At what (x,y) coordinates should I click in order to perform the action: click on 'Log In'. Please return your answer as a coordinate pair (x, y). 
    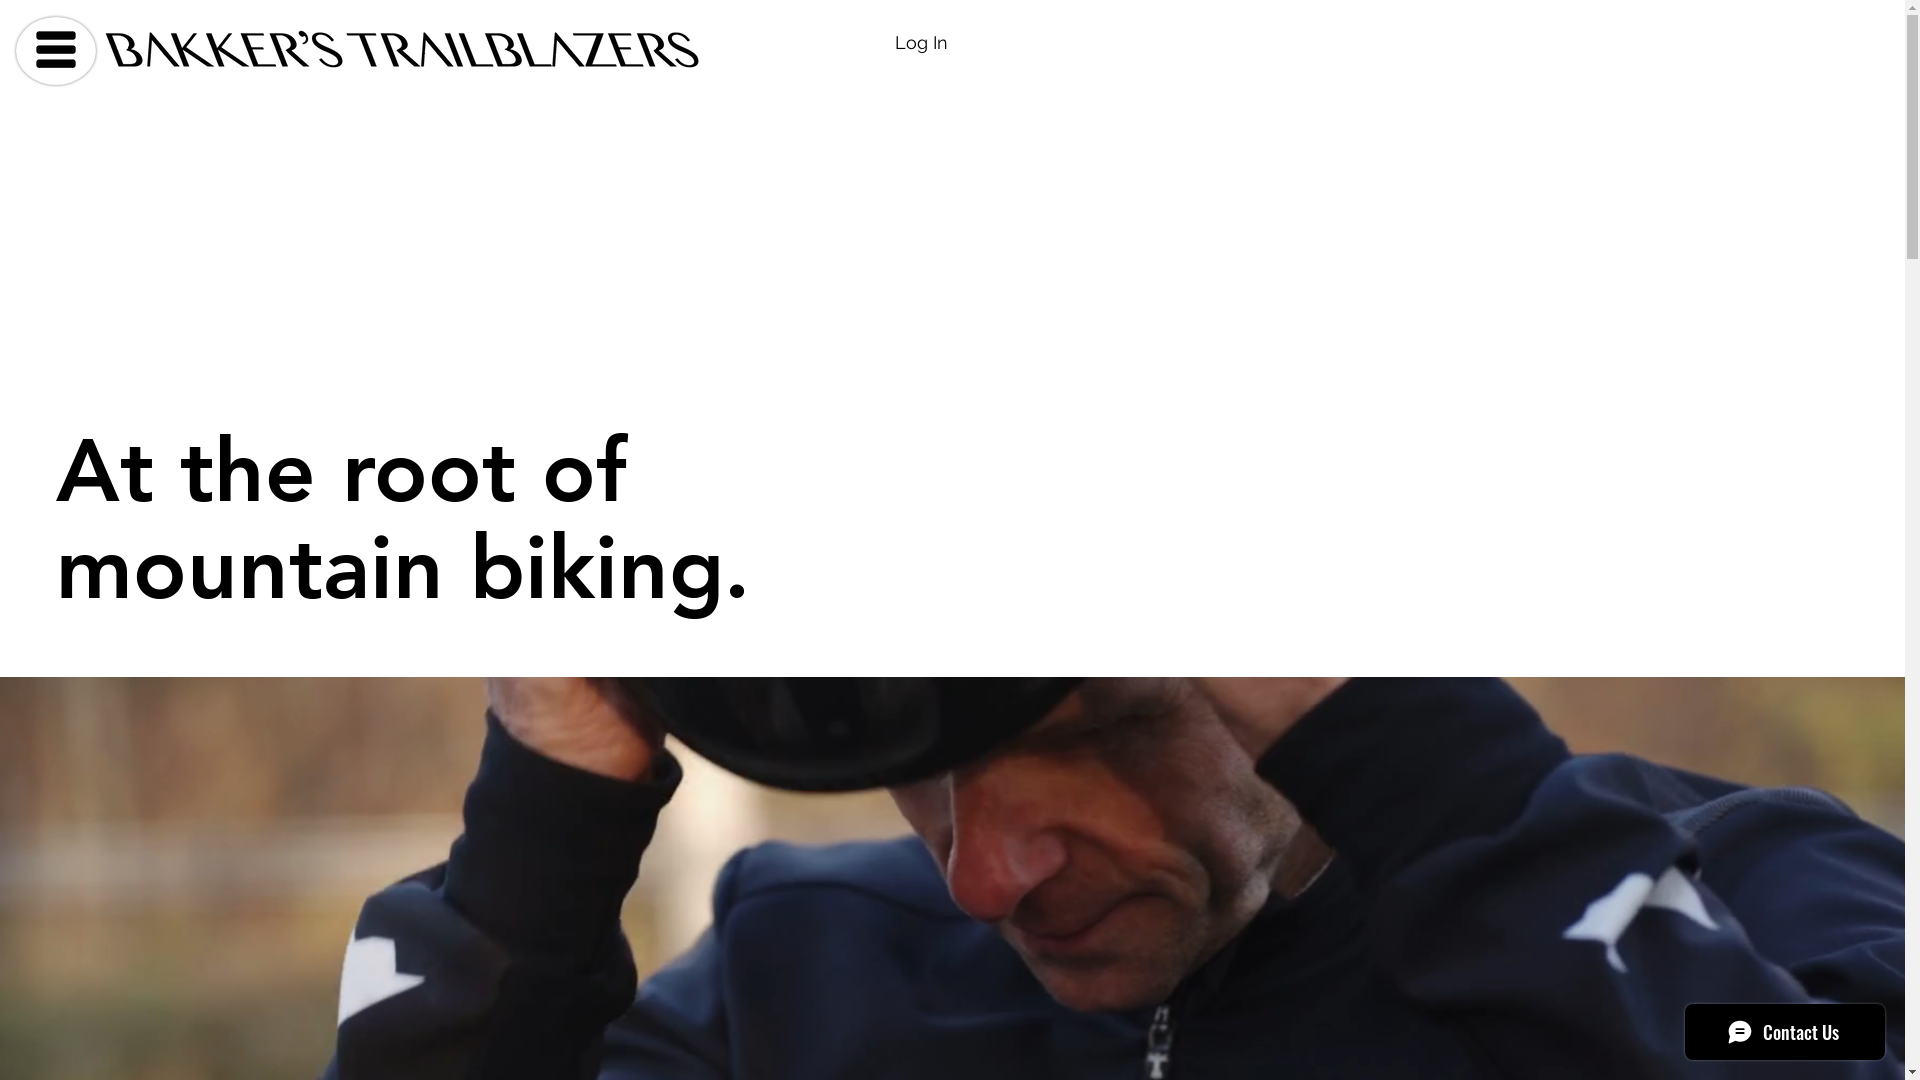
    Looking at the image, I should click on (920, 42).